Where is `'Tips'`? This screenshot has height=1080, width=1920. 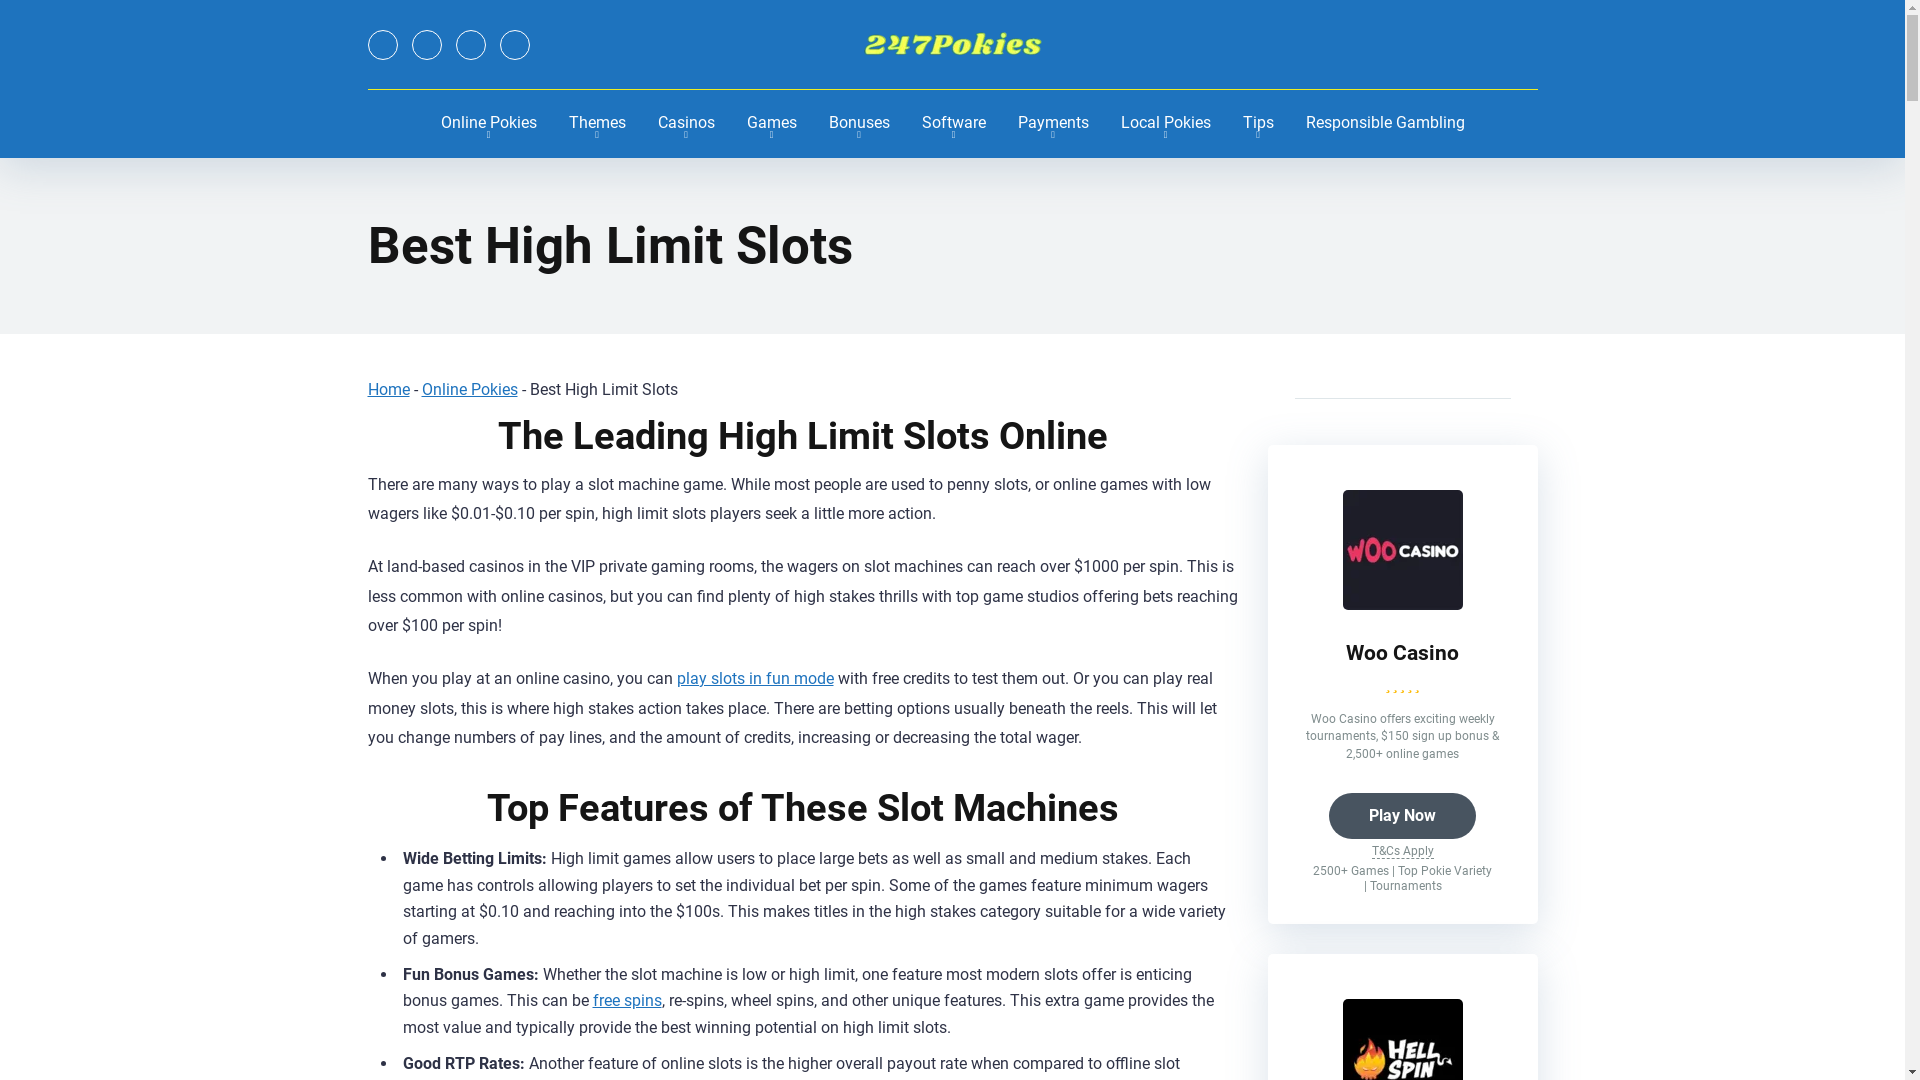 'Tips' is located at coordinates (1256, 123).